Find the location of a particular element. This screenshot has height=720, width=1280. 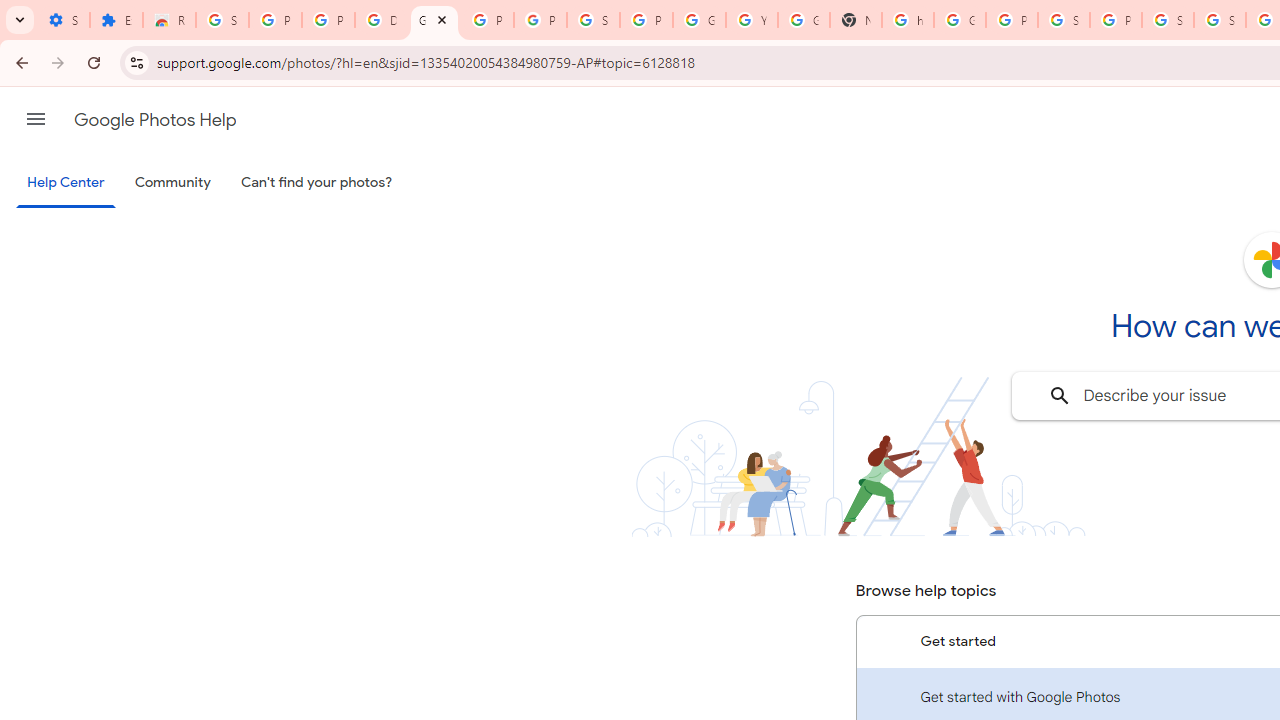

'Settings - On startup' is located at coordinates (63, 20).